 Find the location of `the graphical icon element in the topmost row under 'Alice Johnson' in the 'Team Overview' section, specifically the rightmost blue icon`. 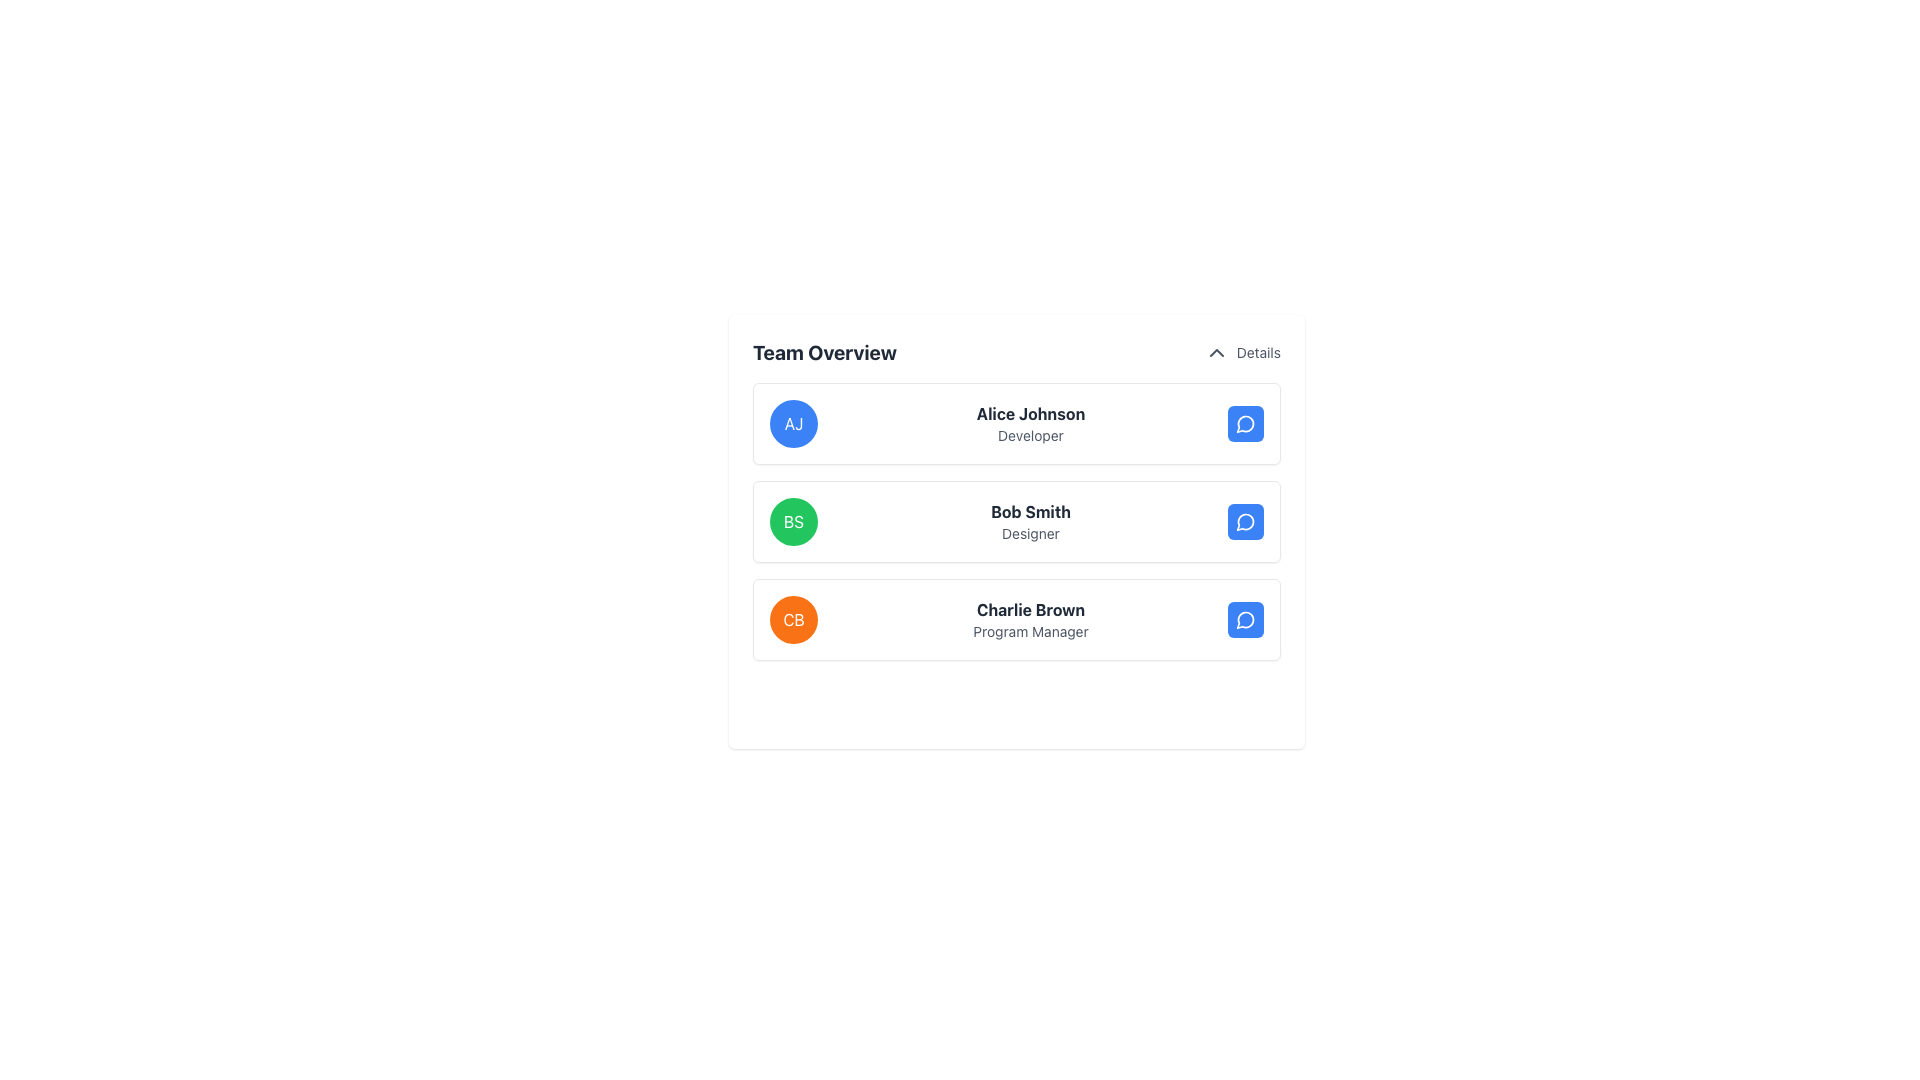

the graphical icon element in the topmost row under 'Alice Johnson' in the 'Team Overview' section, specifically the rightmost blue icon is located at coordinates (1244, 423).